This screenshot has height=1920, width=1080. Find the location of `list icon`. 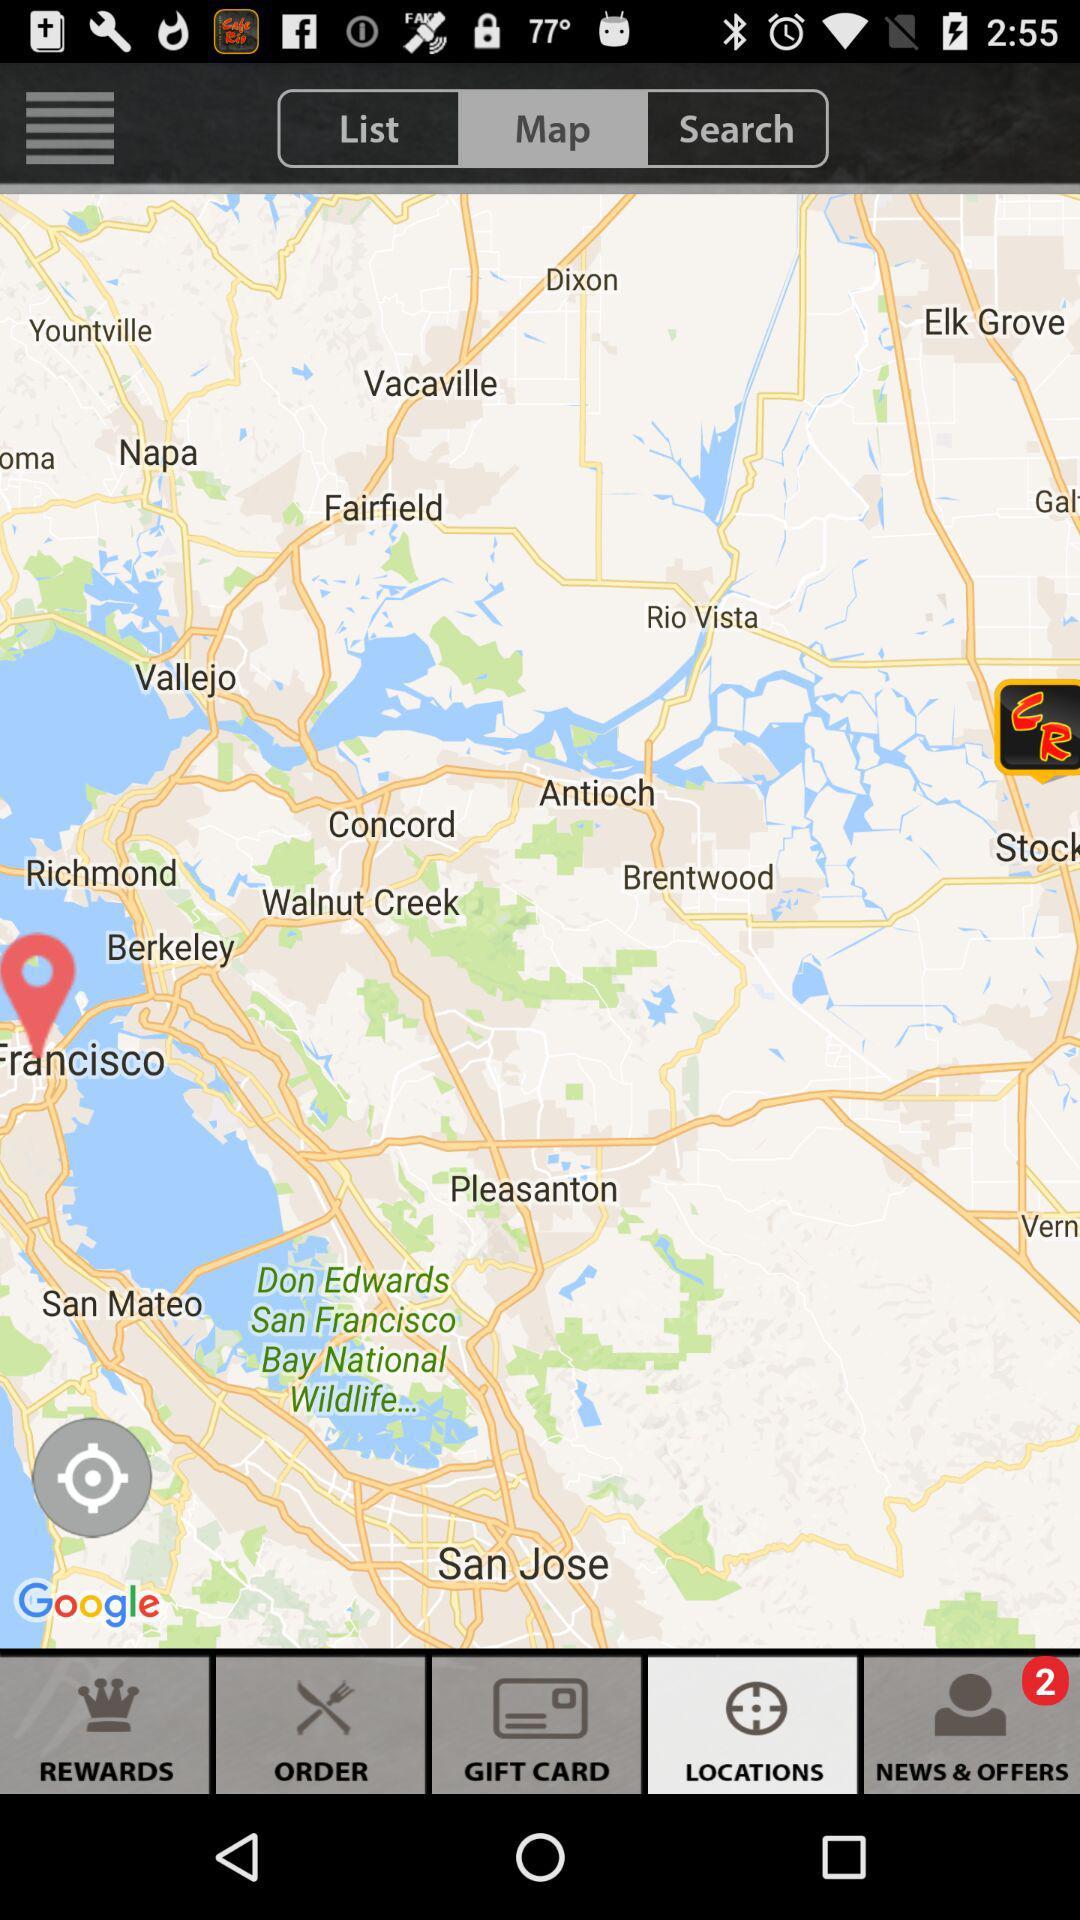

list icon is located at coordinates (369, 127).